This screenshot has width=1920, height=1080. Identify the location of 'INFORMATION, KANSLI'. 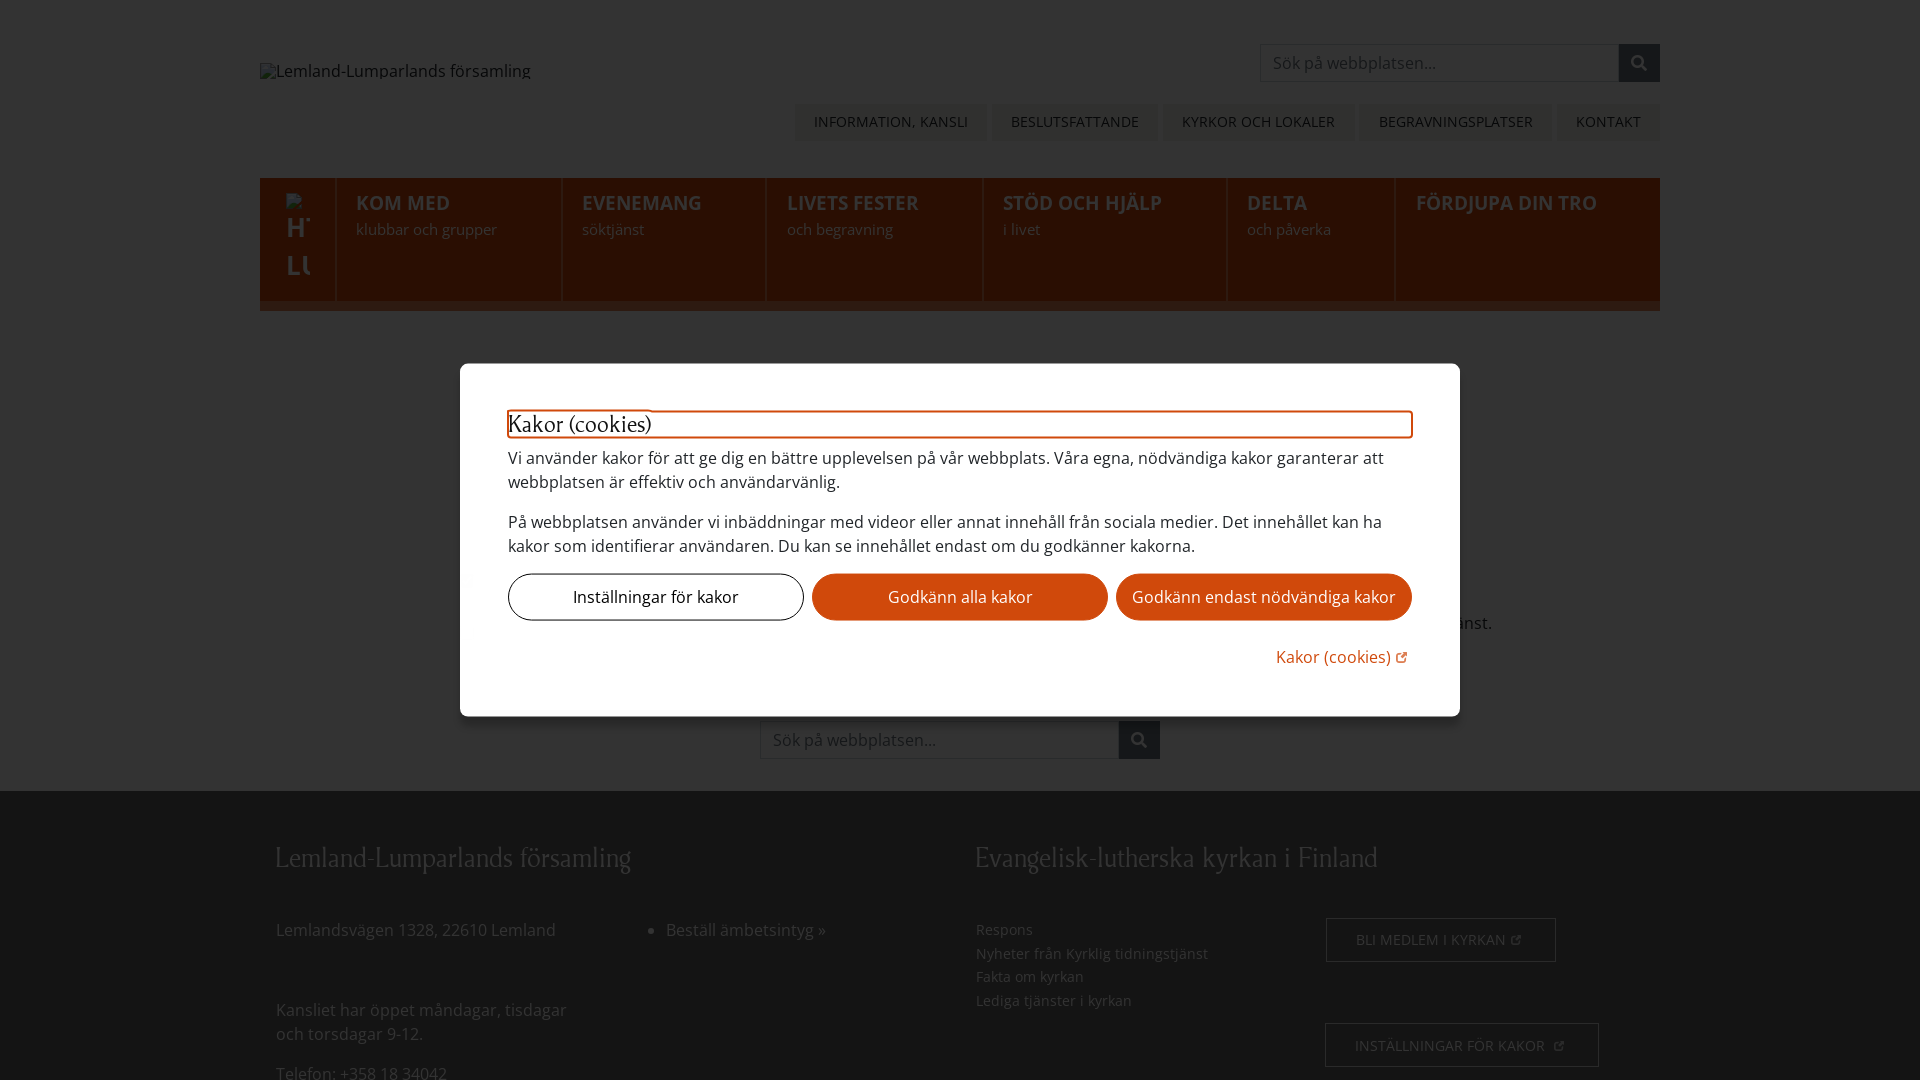
(890, 122).